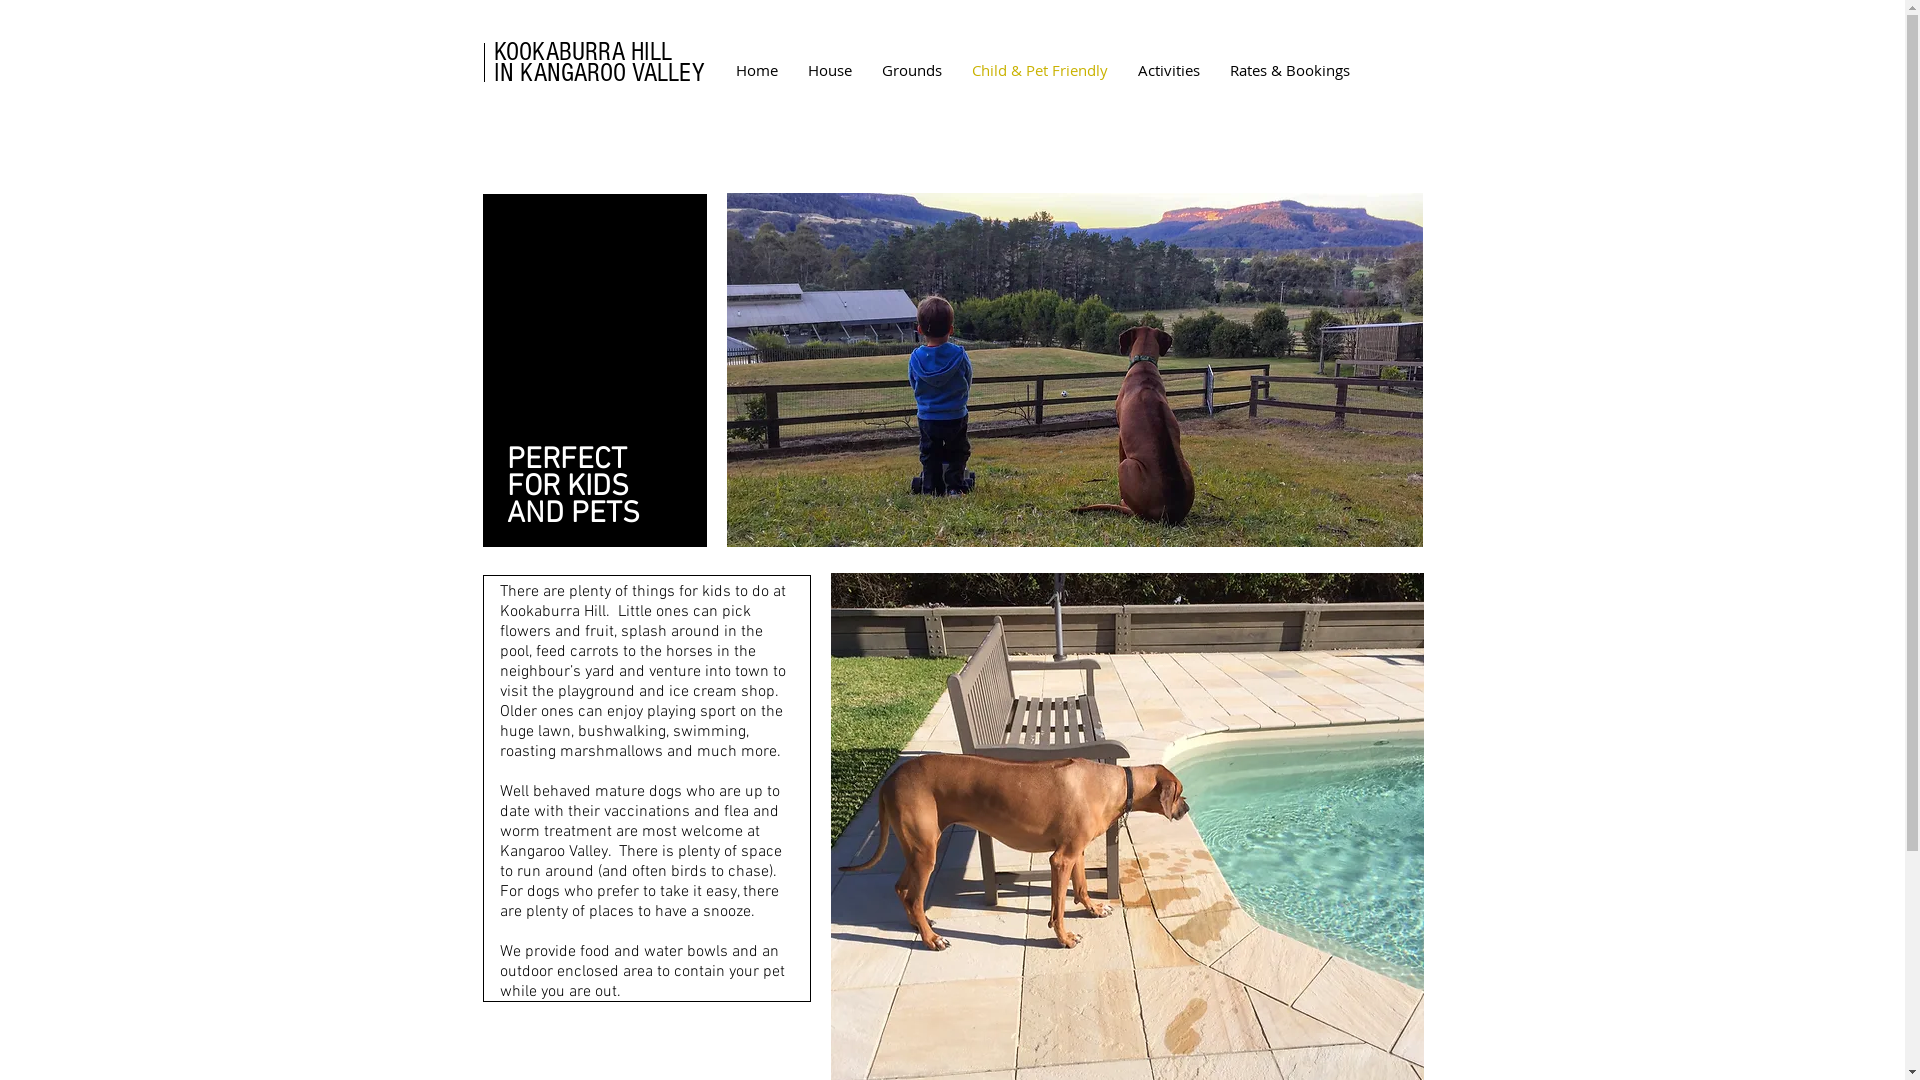 The width and height of the screenshot is (1920, 1080). Describe the element at coordinates (910, 68) in the screenshot. I see `'Grounds'` at that location.